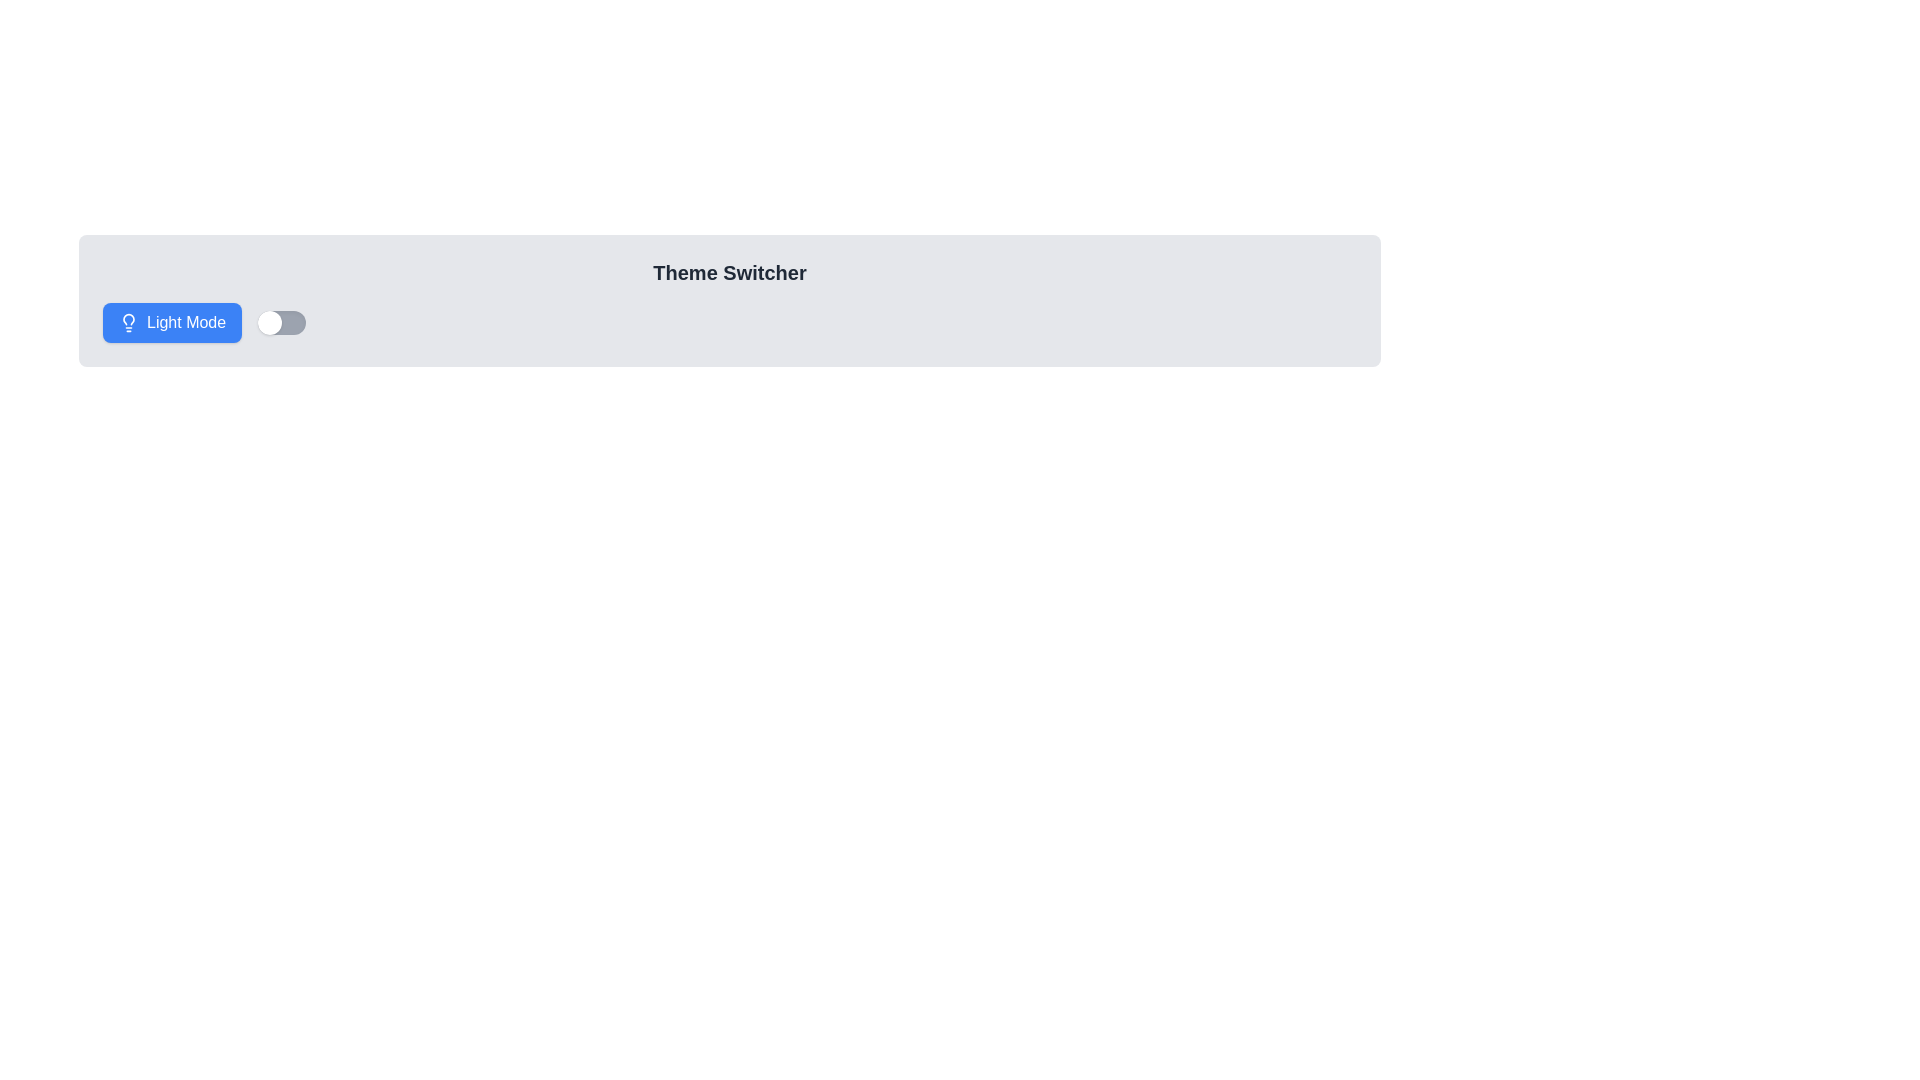 This screenshot has width=1920, height=1080. What do you see at coordinates (172, 322) in the screenshot?
I see `the rounded rectangular blue button labeled 'Light Mode' with a lightbulb icon` at bounding box center [172, 322].